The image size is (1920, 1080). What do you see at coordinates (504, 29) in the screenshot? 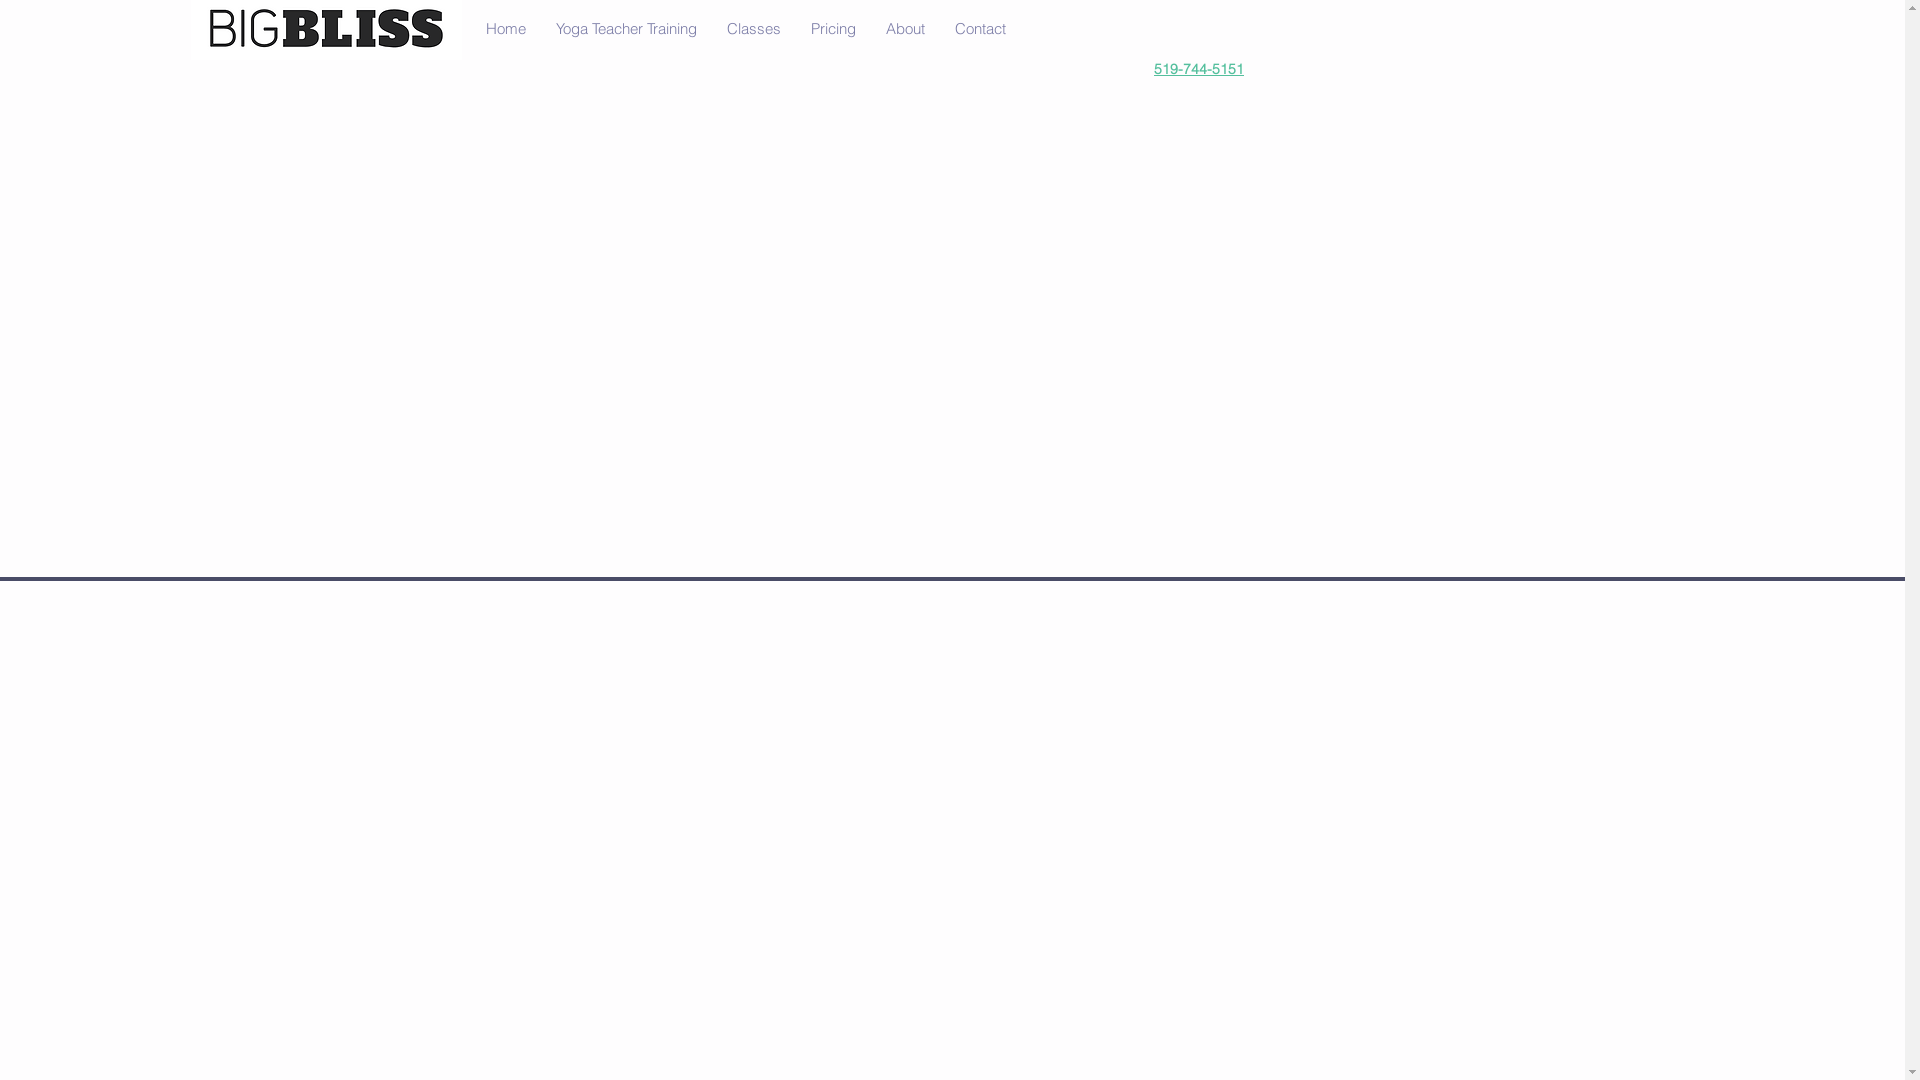
I see `'Home'` at bounding box center [504, 29].